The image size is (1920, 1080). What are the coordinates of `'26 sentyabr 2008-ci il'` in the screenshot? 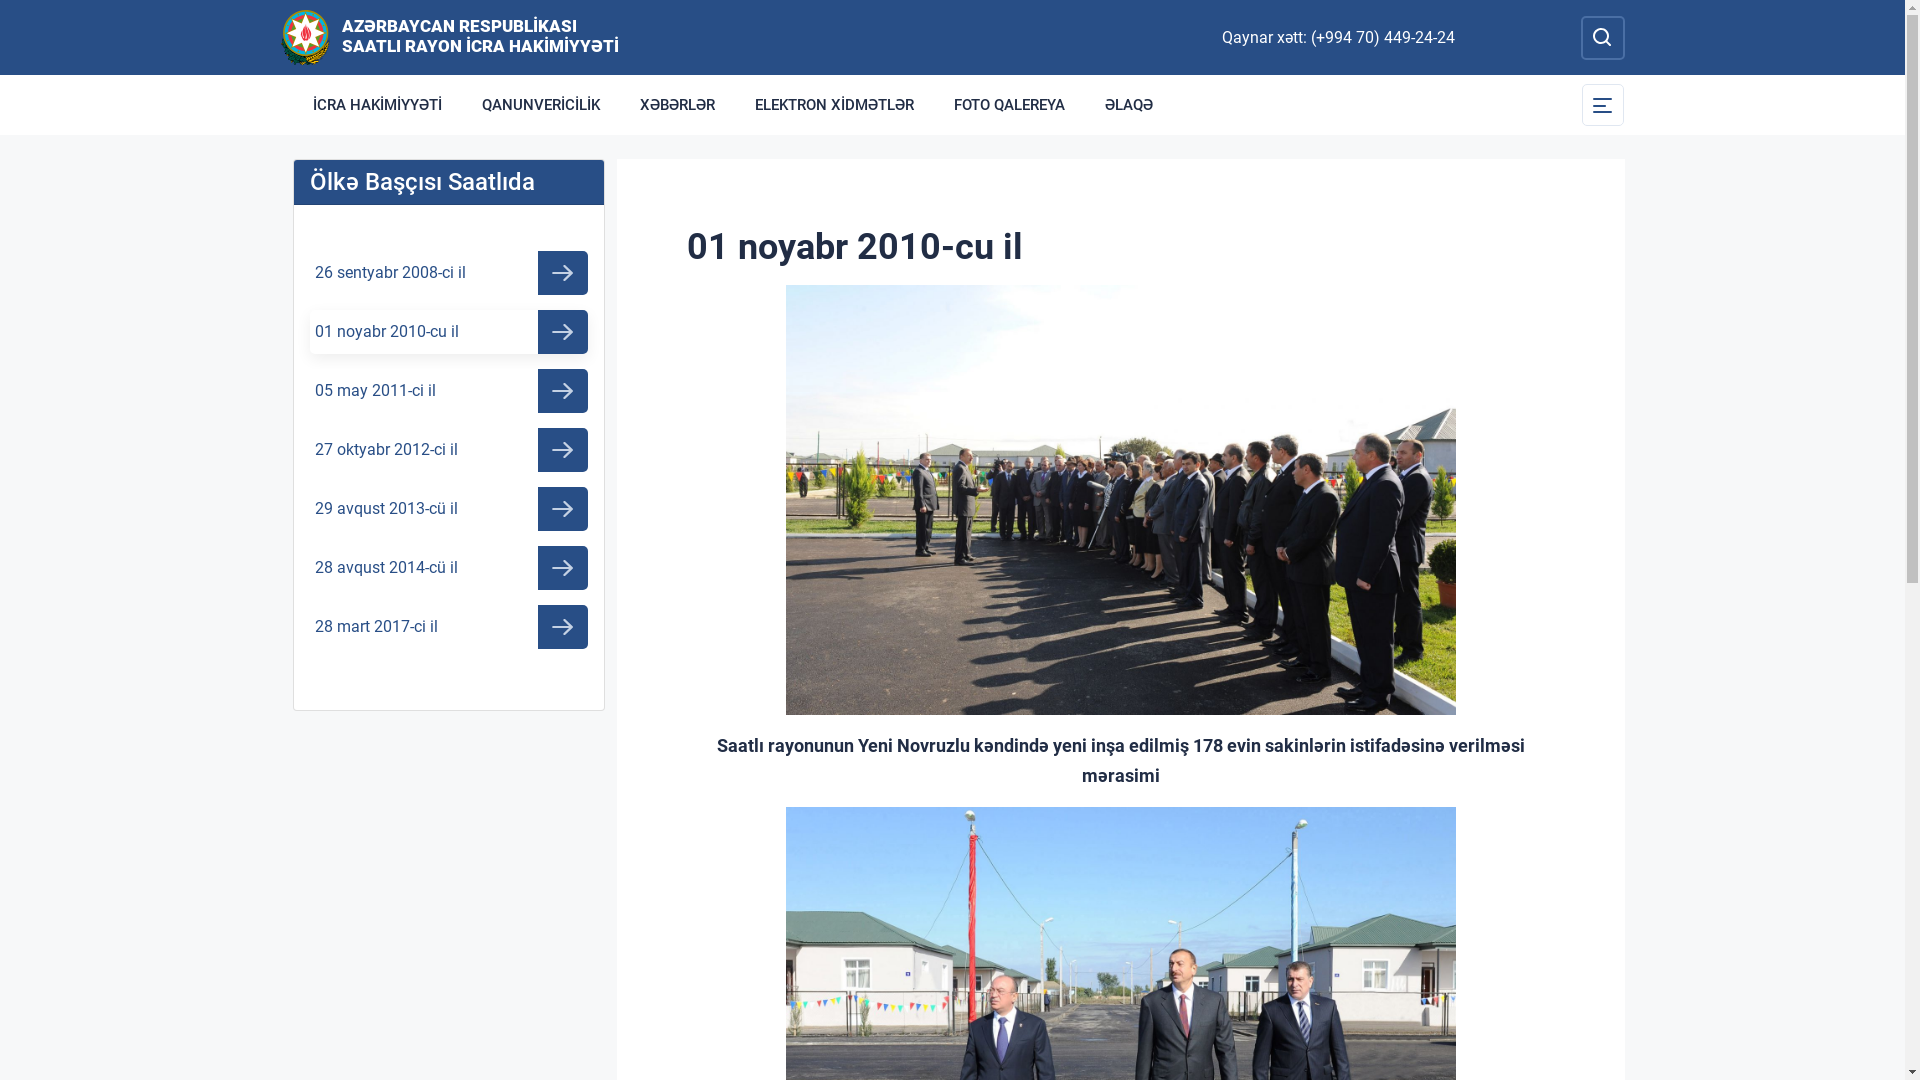 It's located at (309, 273).